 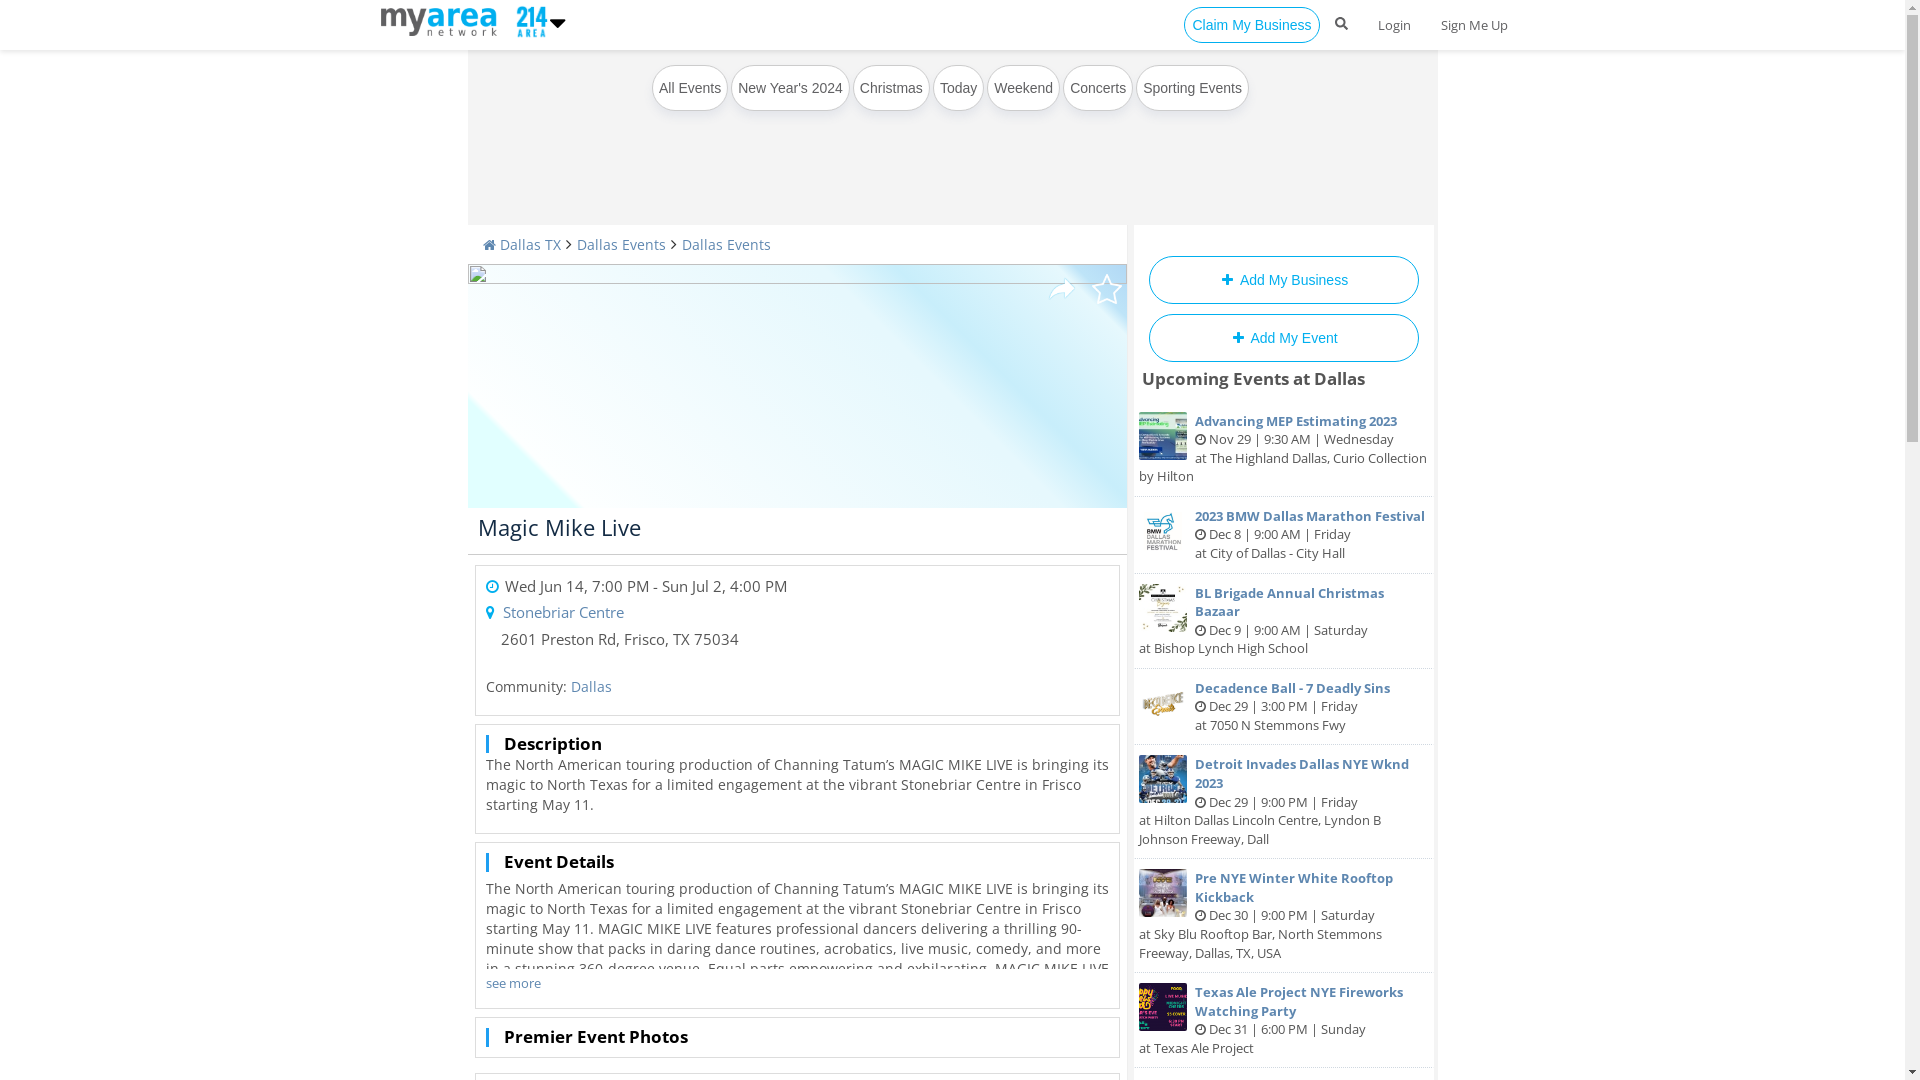 What do you see at coordinates (1192, 87) in the screenshot?
I see `'Sporting Events'` at bounding box center [1192, 87].